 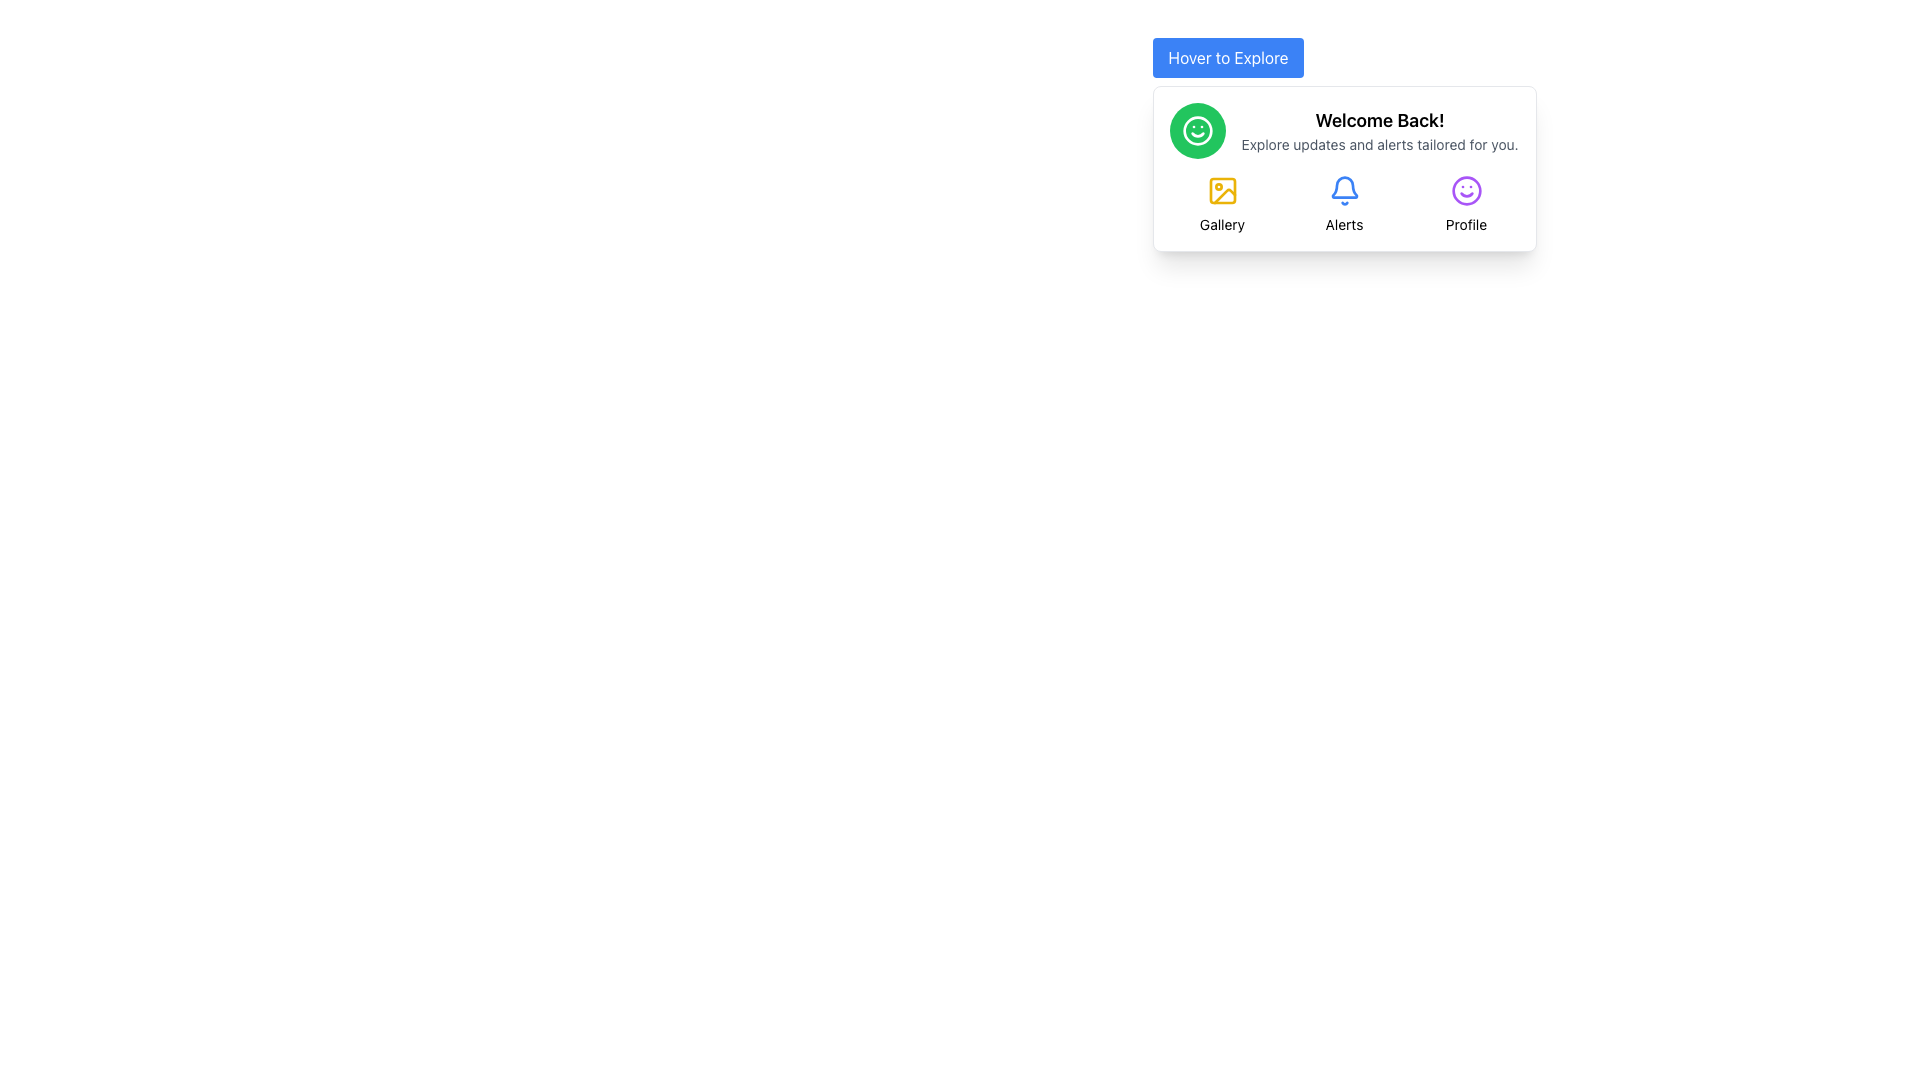 What do you see at coordinates (1221, 204) in the screenshot?
I see `the leftmost navigational button with an icon and label` at bounding box center [1221, 204].